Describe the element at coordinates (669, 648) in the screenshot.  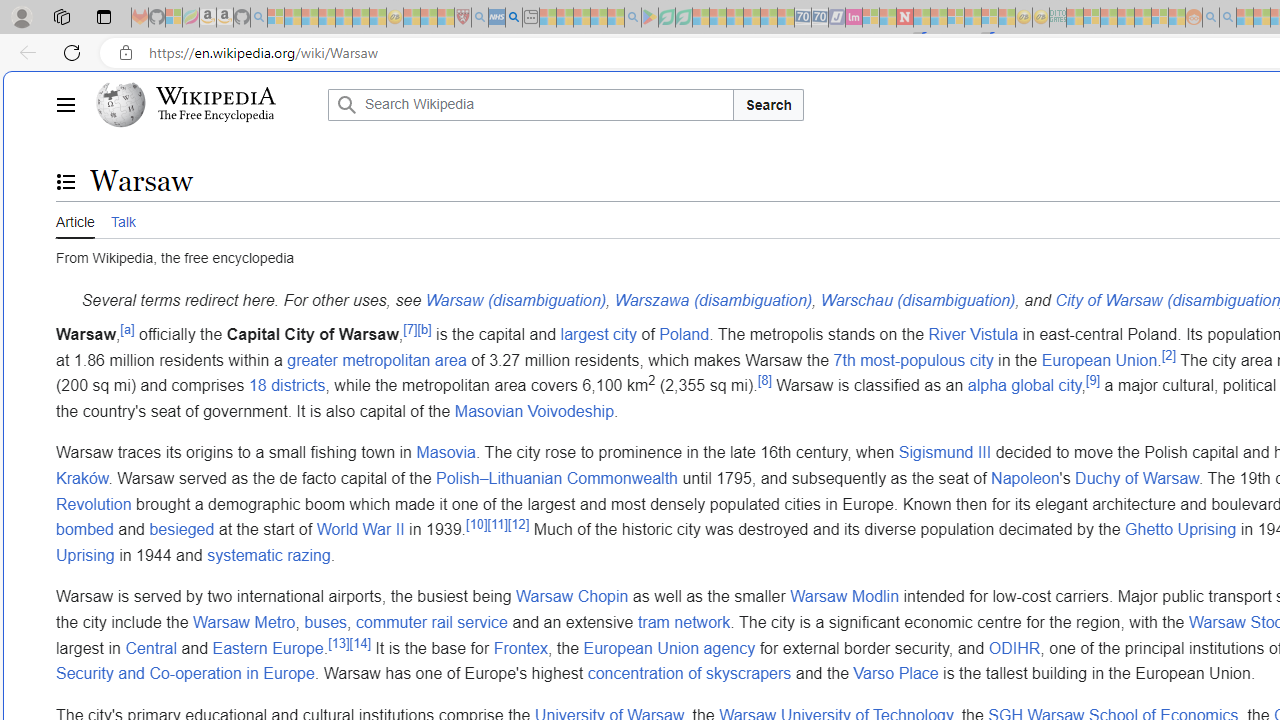
I see `'European Union agency'` at that location.